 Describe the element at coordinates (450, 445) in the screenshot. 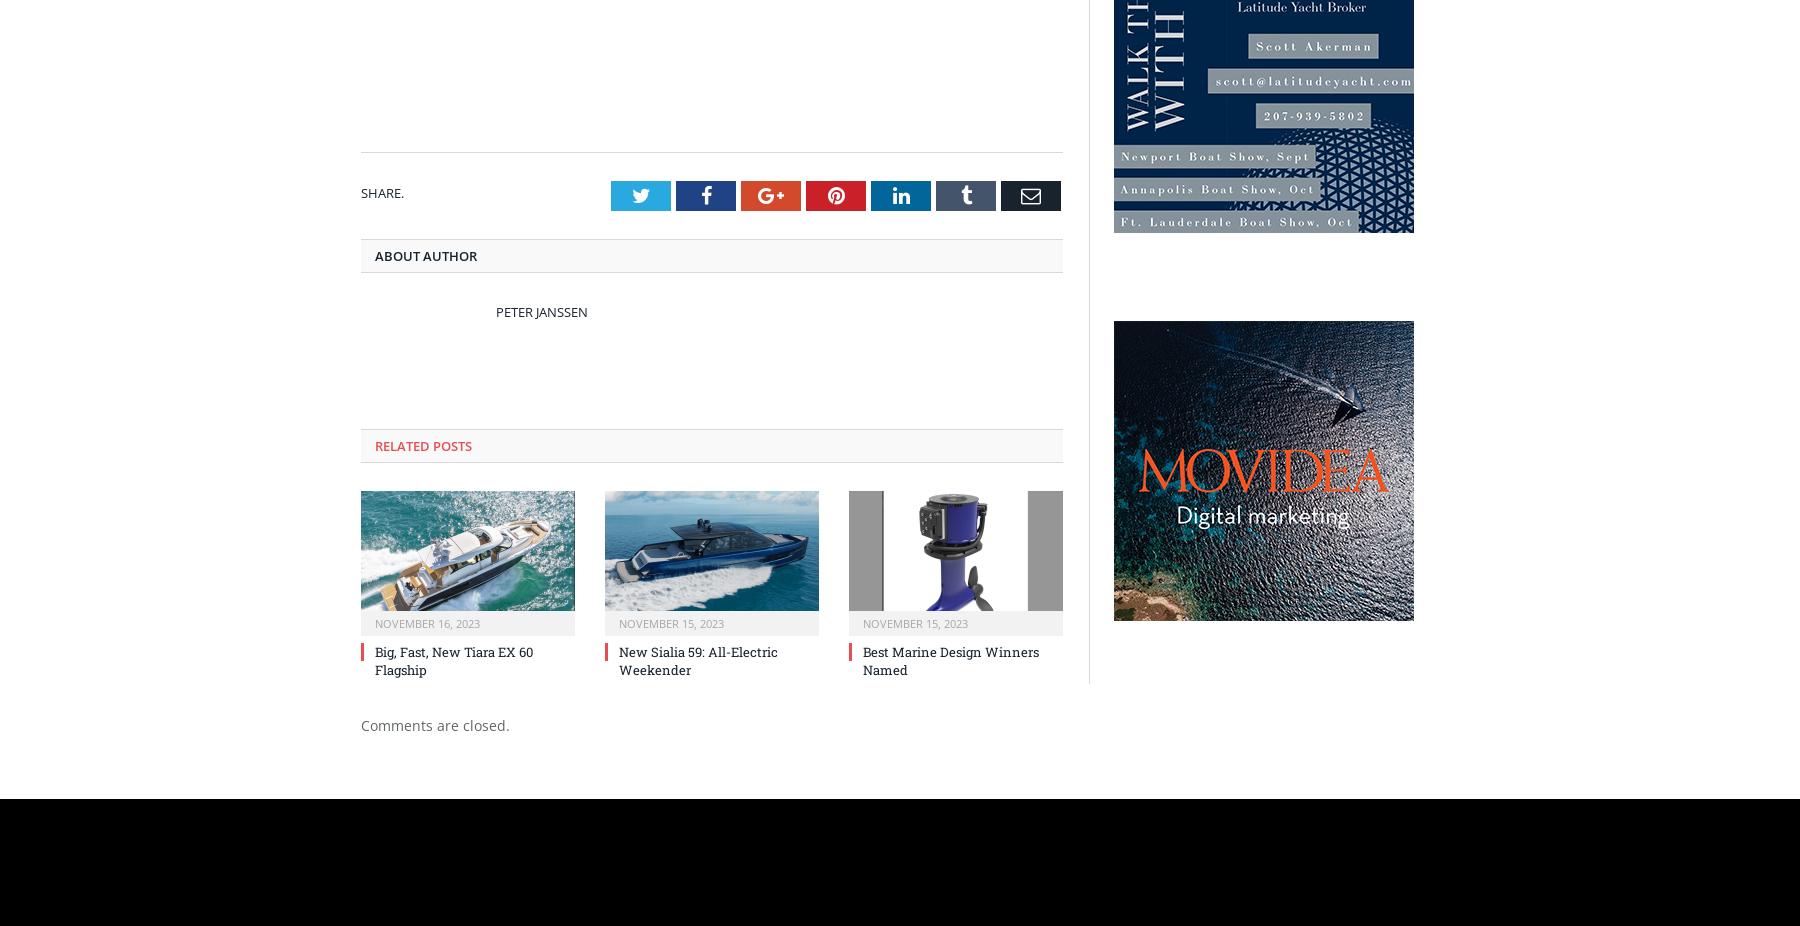

I see `'Posts'` at that location.